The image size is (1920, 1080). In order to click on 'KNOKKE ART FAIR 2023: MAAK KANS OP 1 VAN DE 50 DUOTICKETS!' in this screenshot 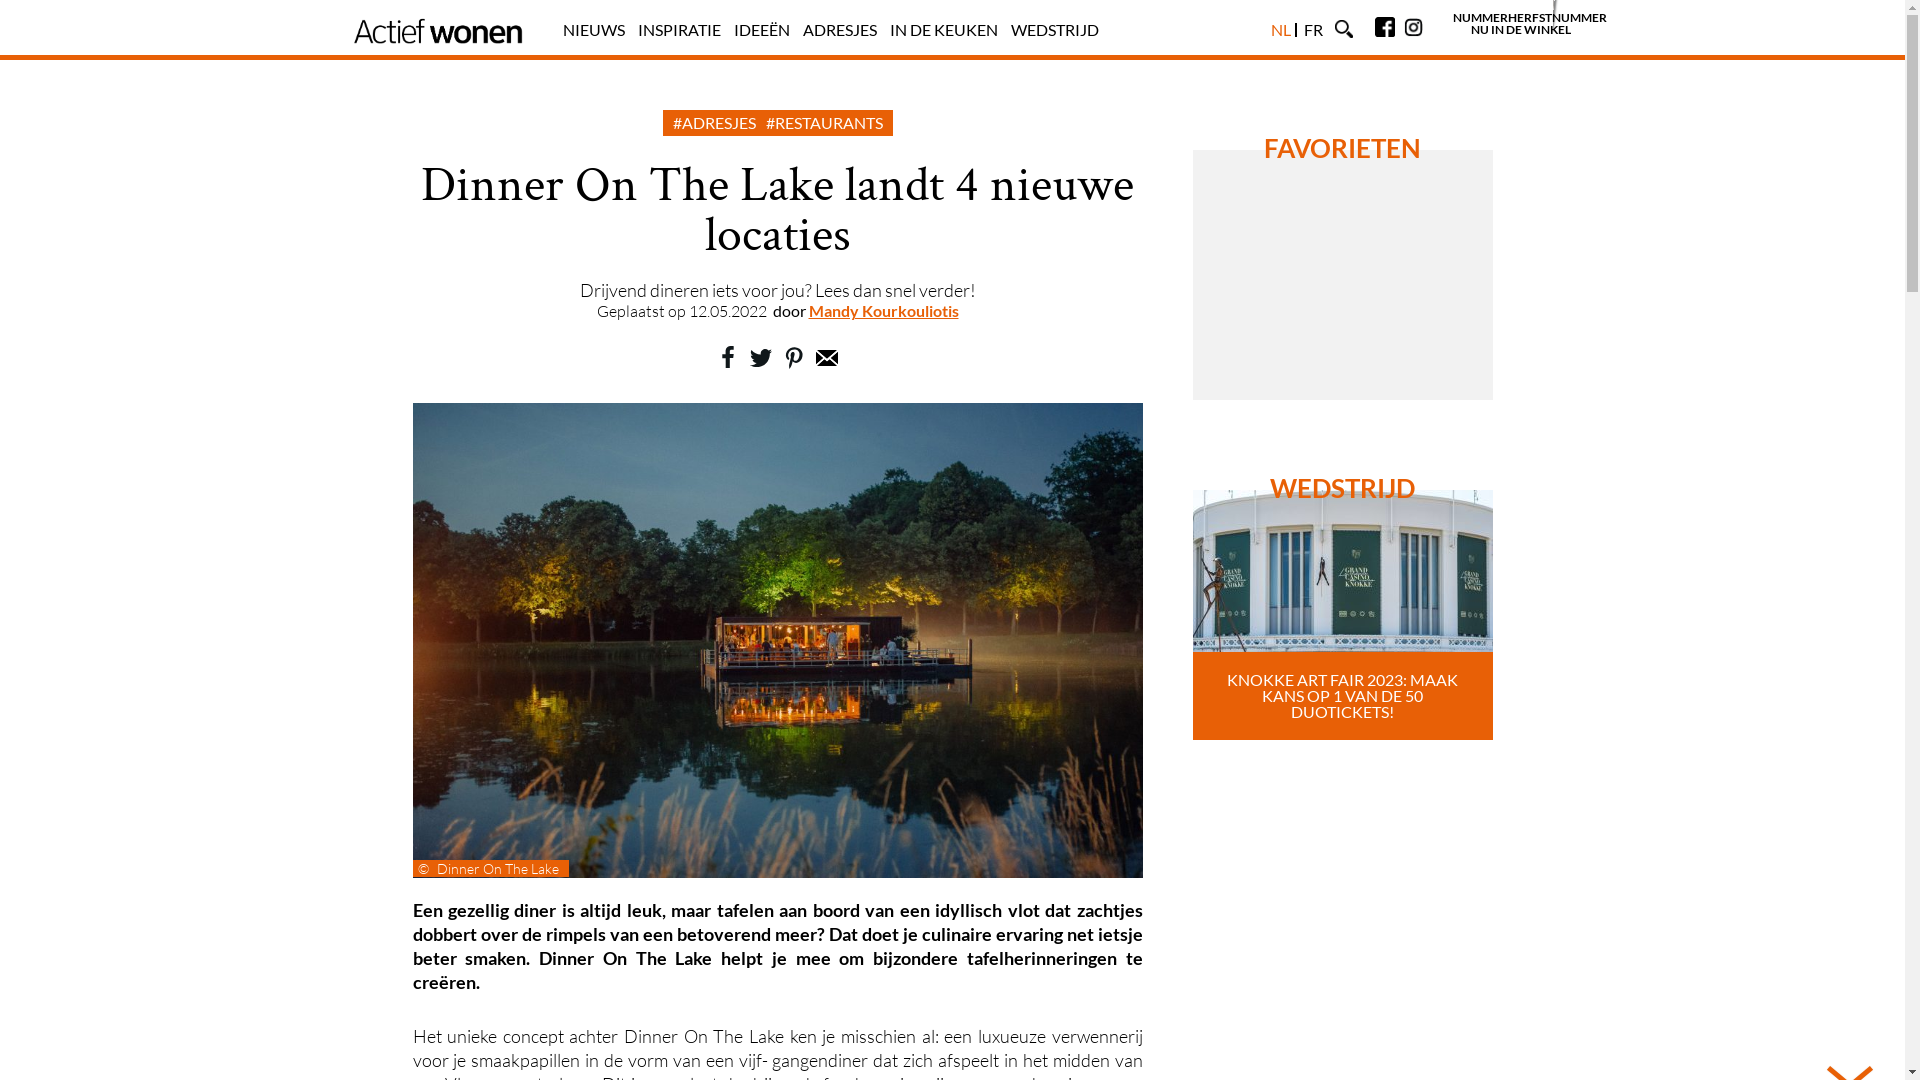, I will do `click(1342, 613)`.